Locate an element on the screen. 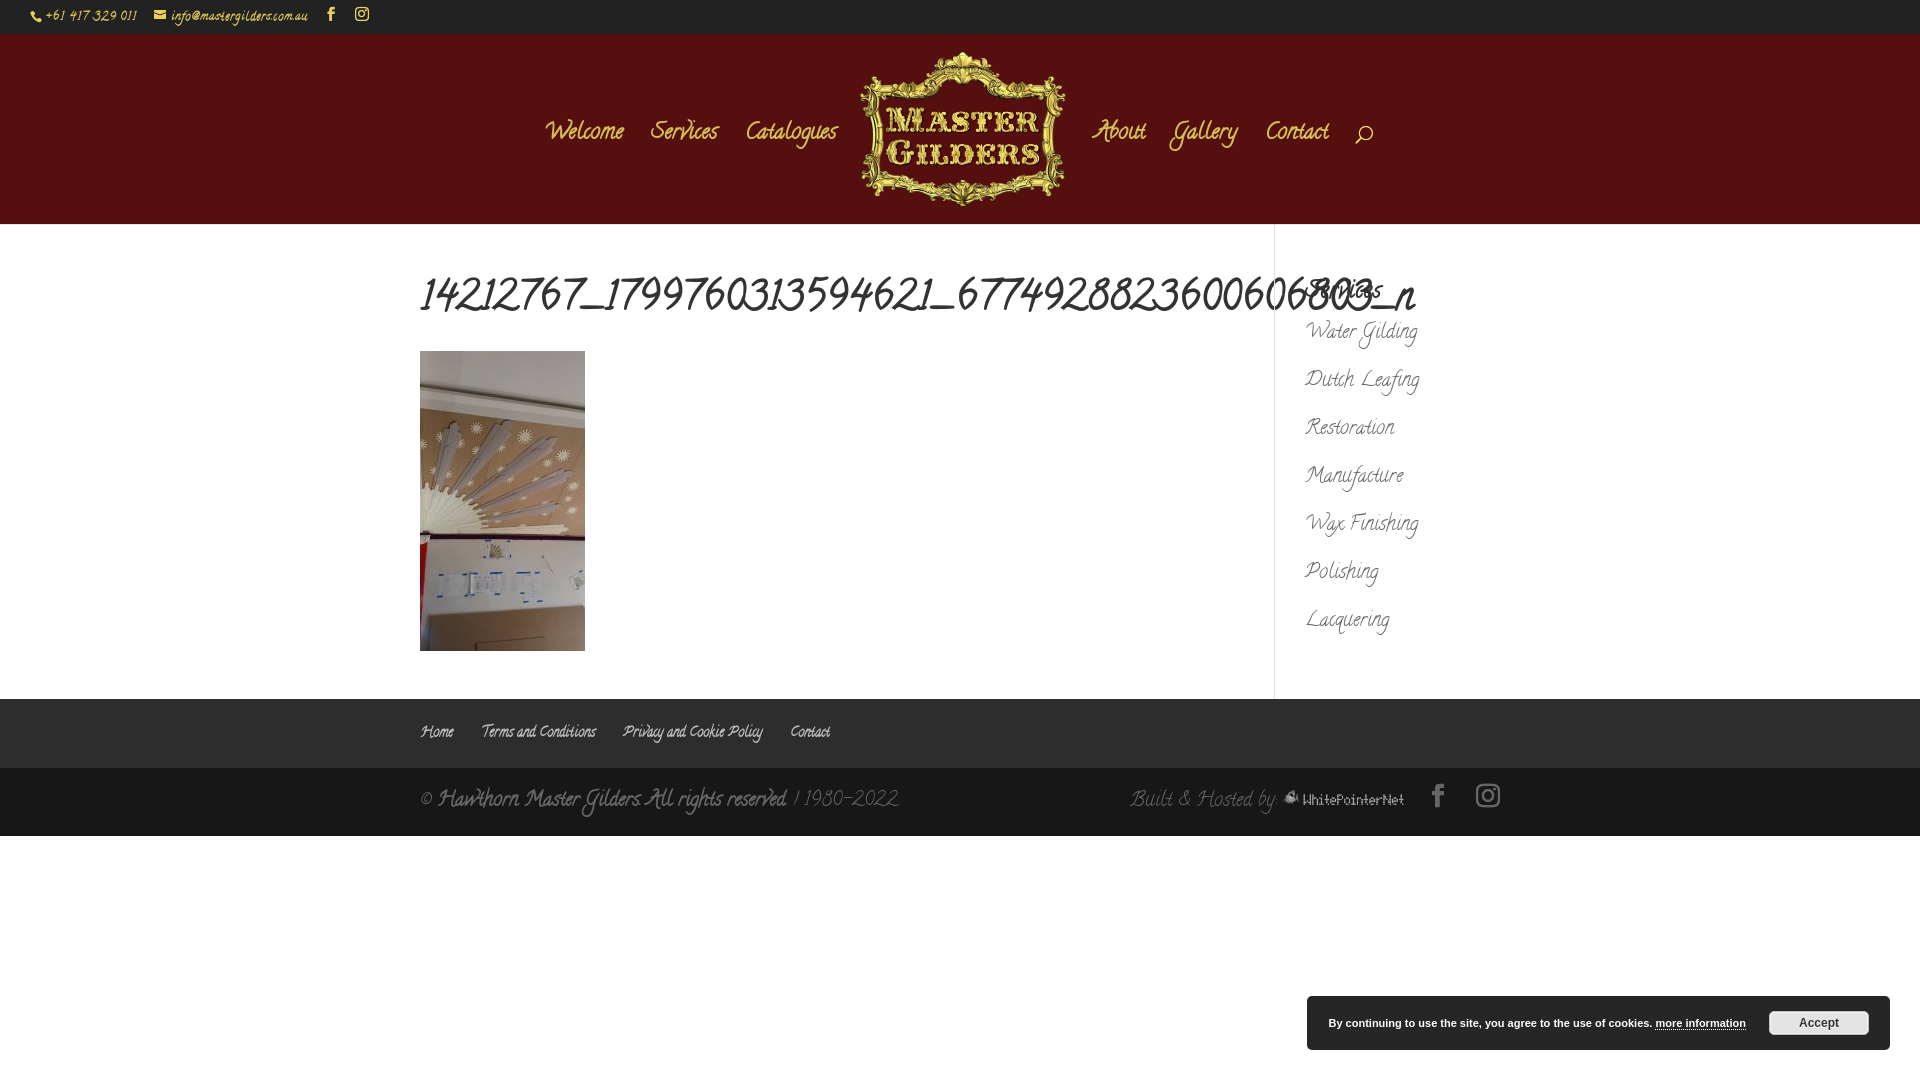  'Restoration' is located at coordinates (1349, 428).